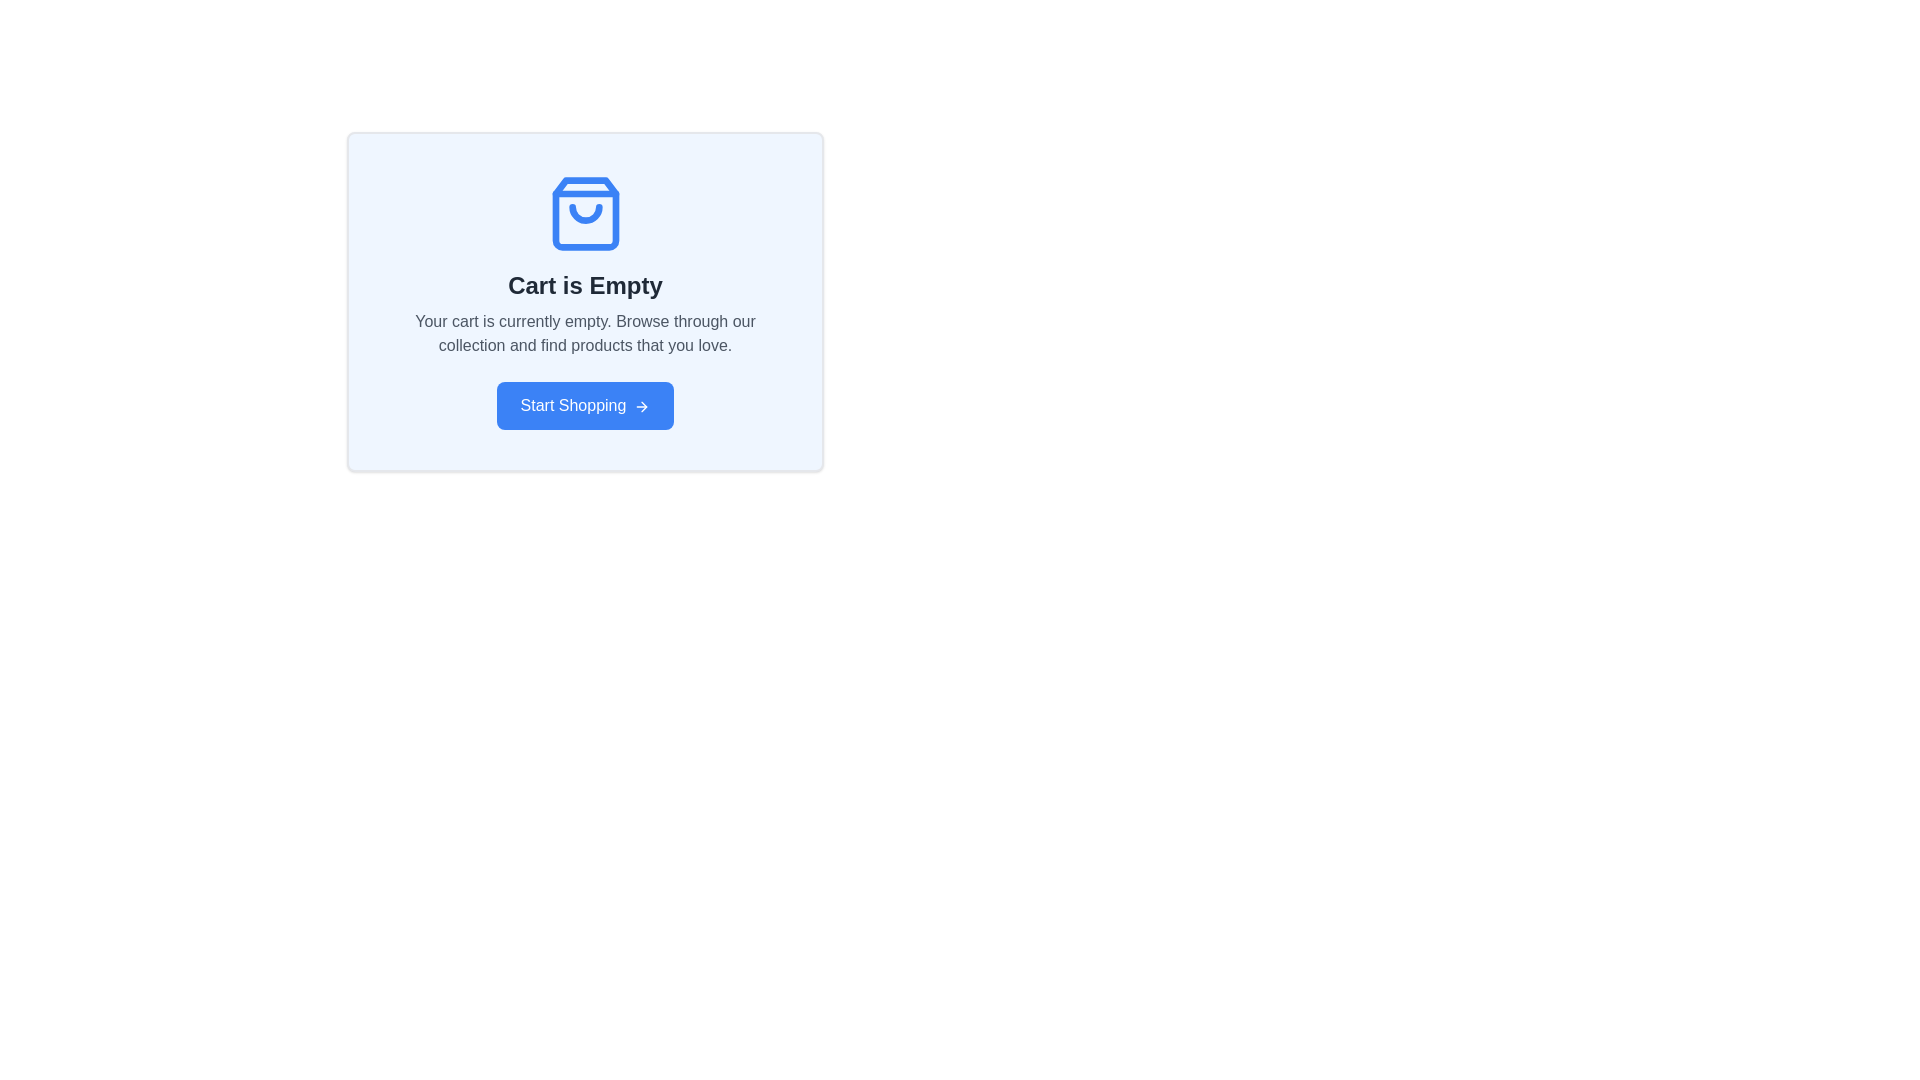 This screenshot has height=1080, width=1920. What do you see at coordinates (584, 333) in the screenshot?
I see `the text block that notifies users their cart is empty, positioned below the 'Cart is Empty' heading and above the 'Start Shopping' button` at bounding box center [584, 333].